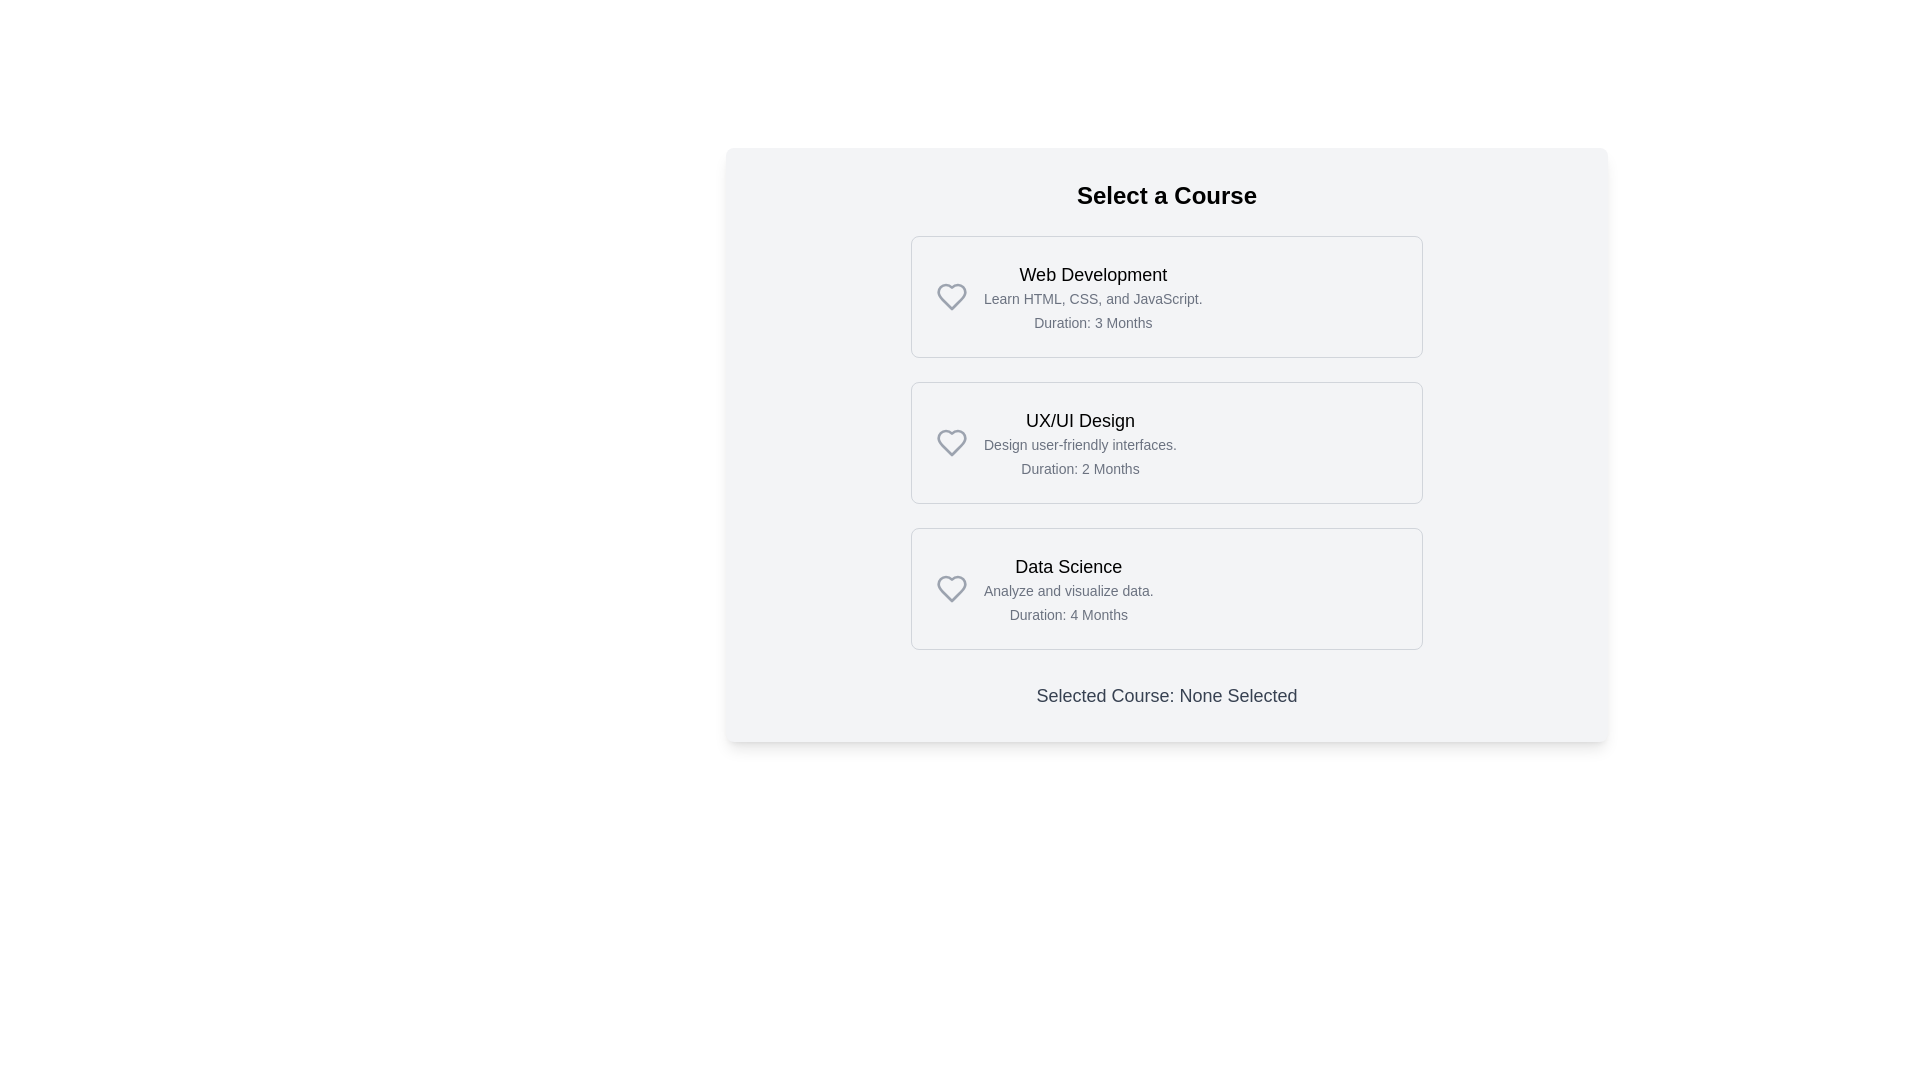 Image resolution: width=1920 pixels, height=1080 pixels. Describe the element at coordinates (1079, 419) in the screenshot. I see `the text label displaying 'UX/UI Design' located at the top of the second course description box to interact with adjacent buttons or links` at that location.